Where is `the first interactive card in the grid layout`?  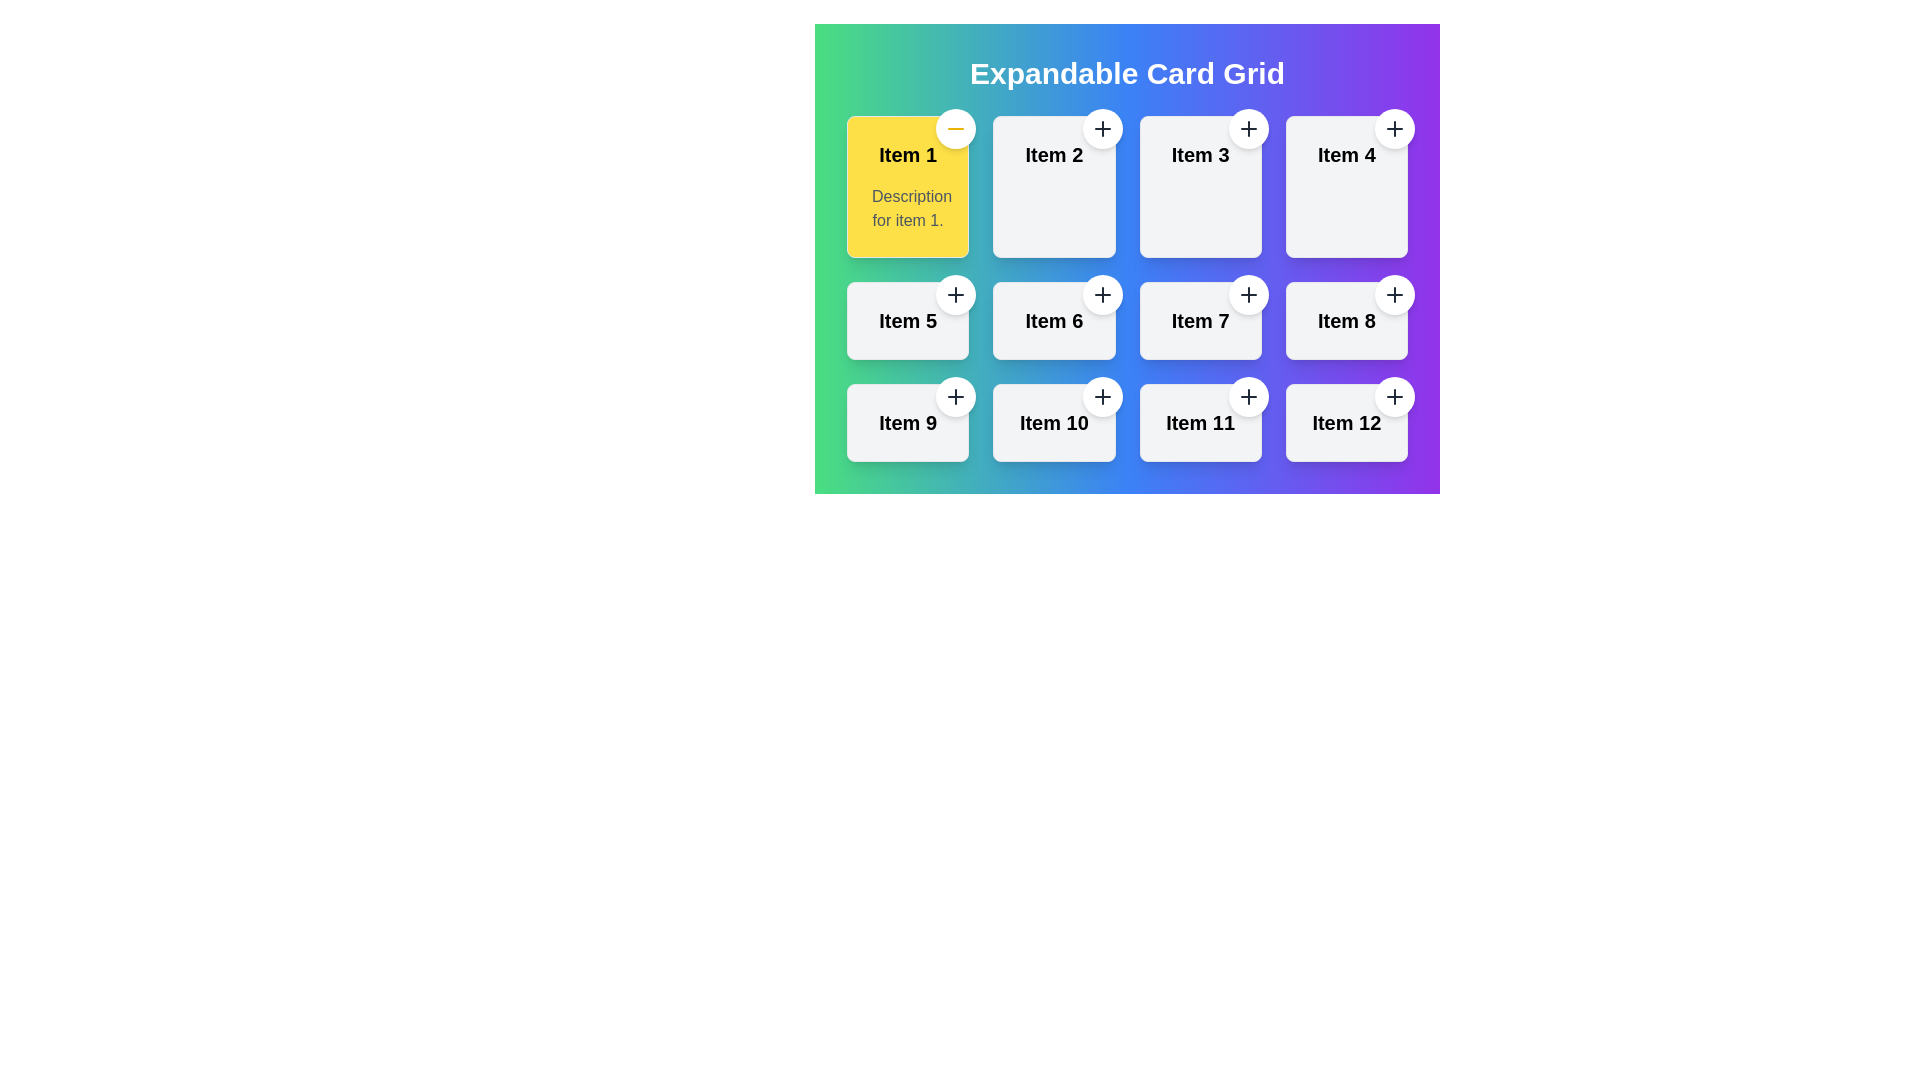 the first interactive card in the grid layout is located at coordinates (907, 186).